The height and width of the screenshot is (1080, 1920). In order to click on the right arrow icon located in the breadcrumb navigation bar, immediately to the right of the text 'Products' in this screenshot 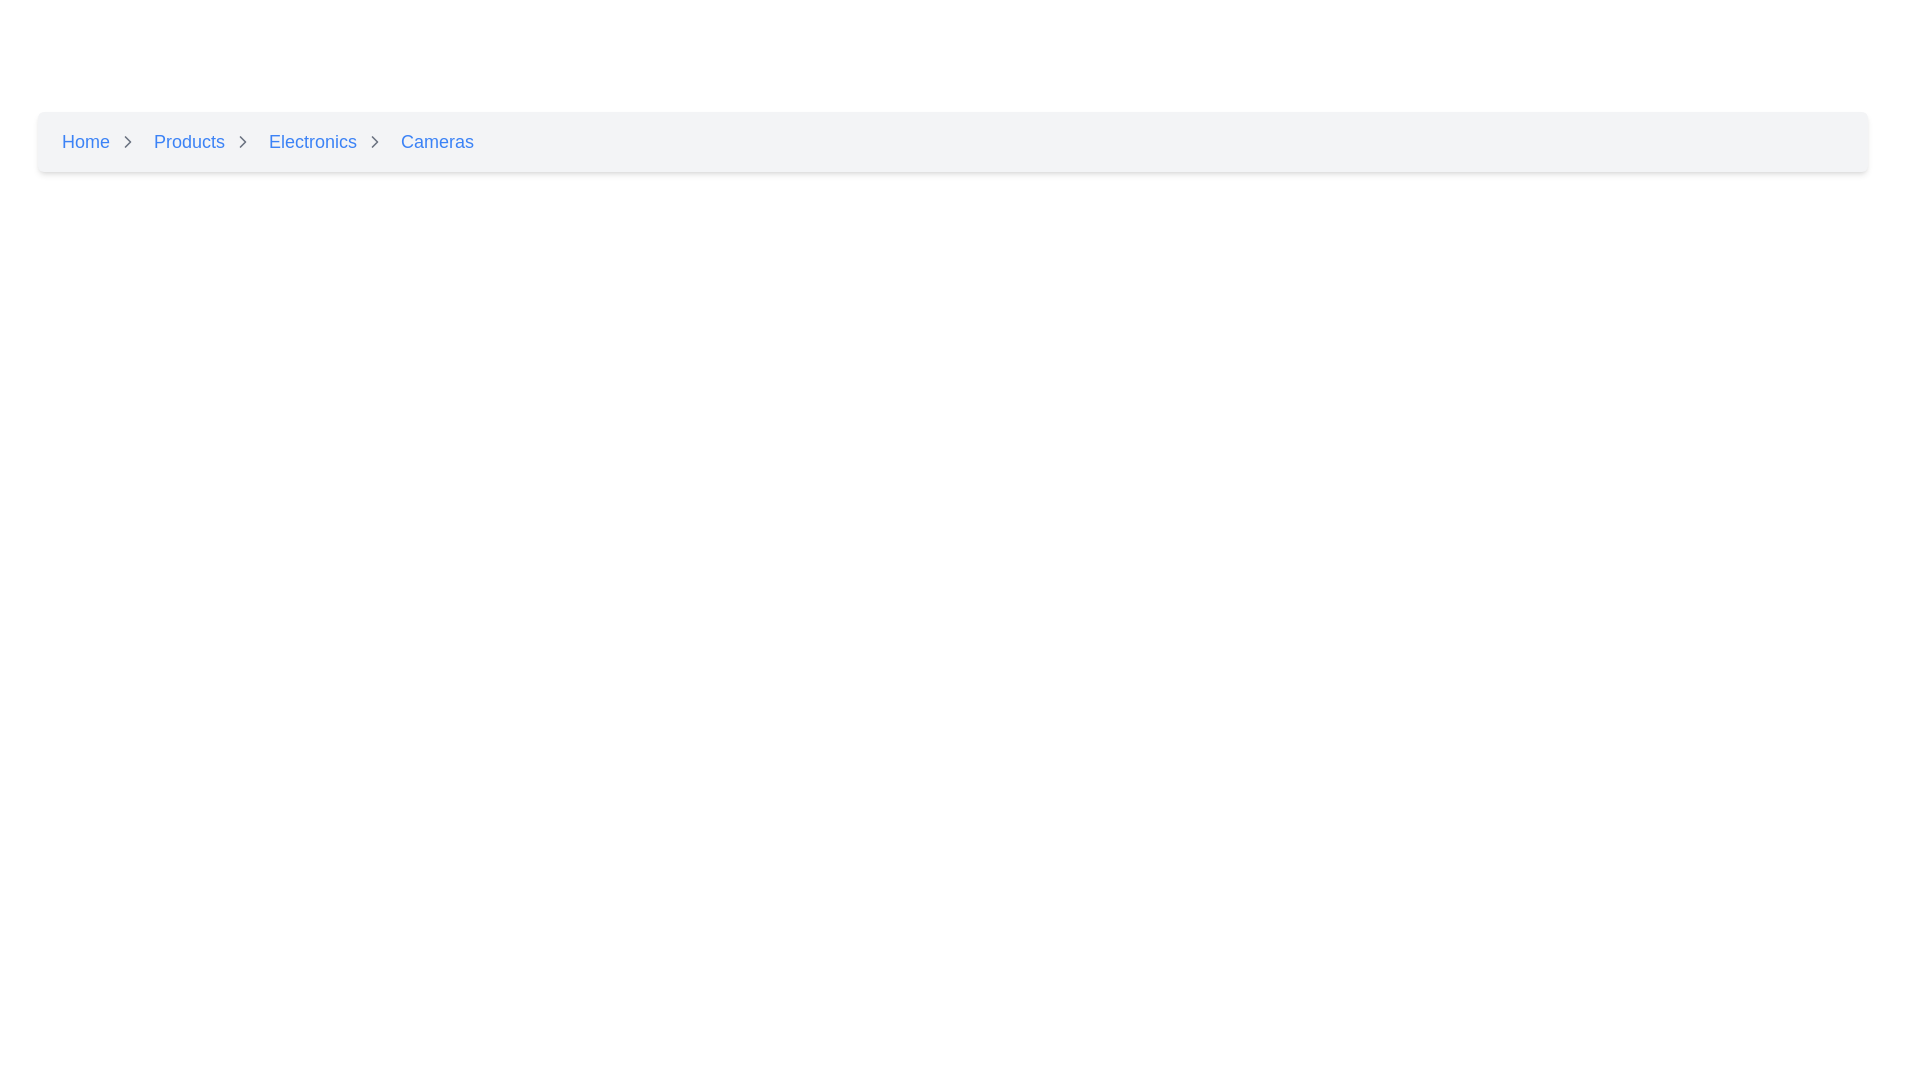, I will do `click(242, 141)`.